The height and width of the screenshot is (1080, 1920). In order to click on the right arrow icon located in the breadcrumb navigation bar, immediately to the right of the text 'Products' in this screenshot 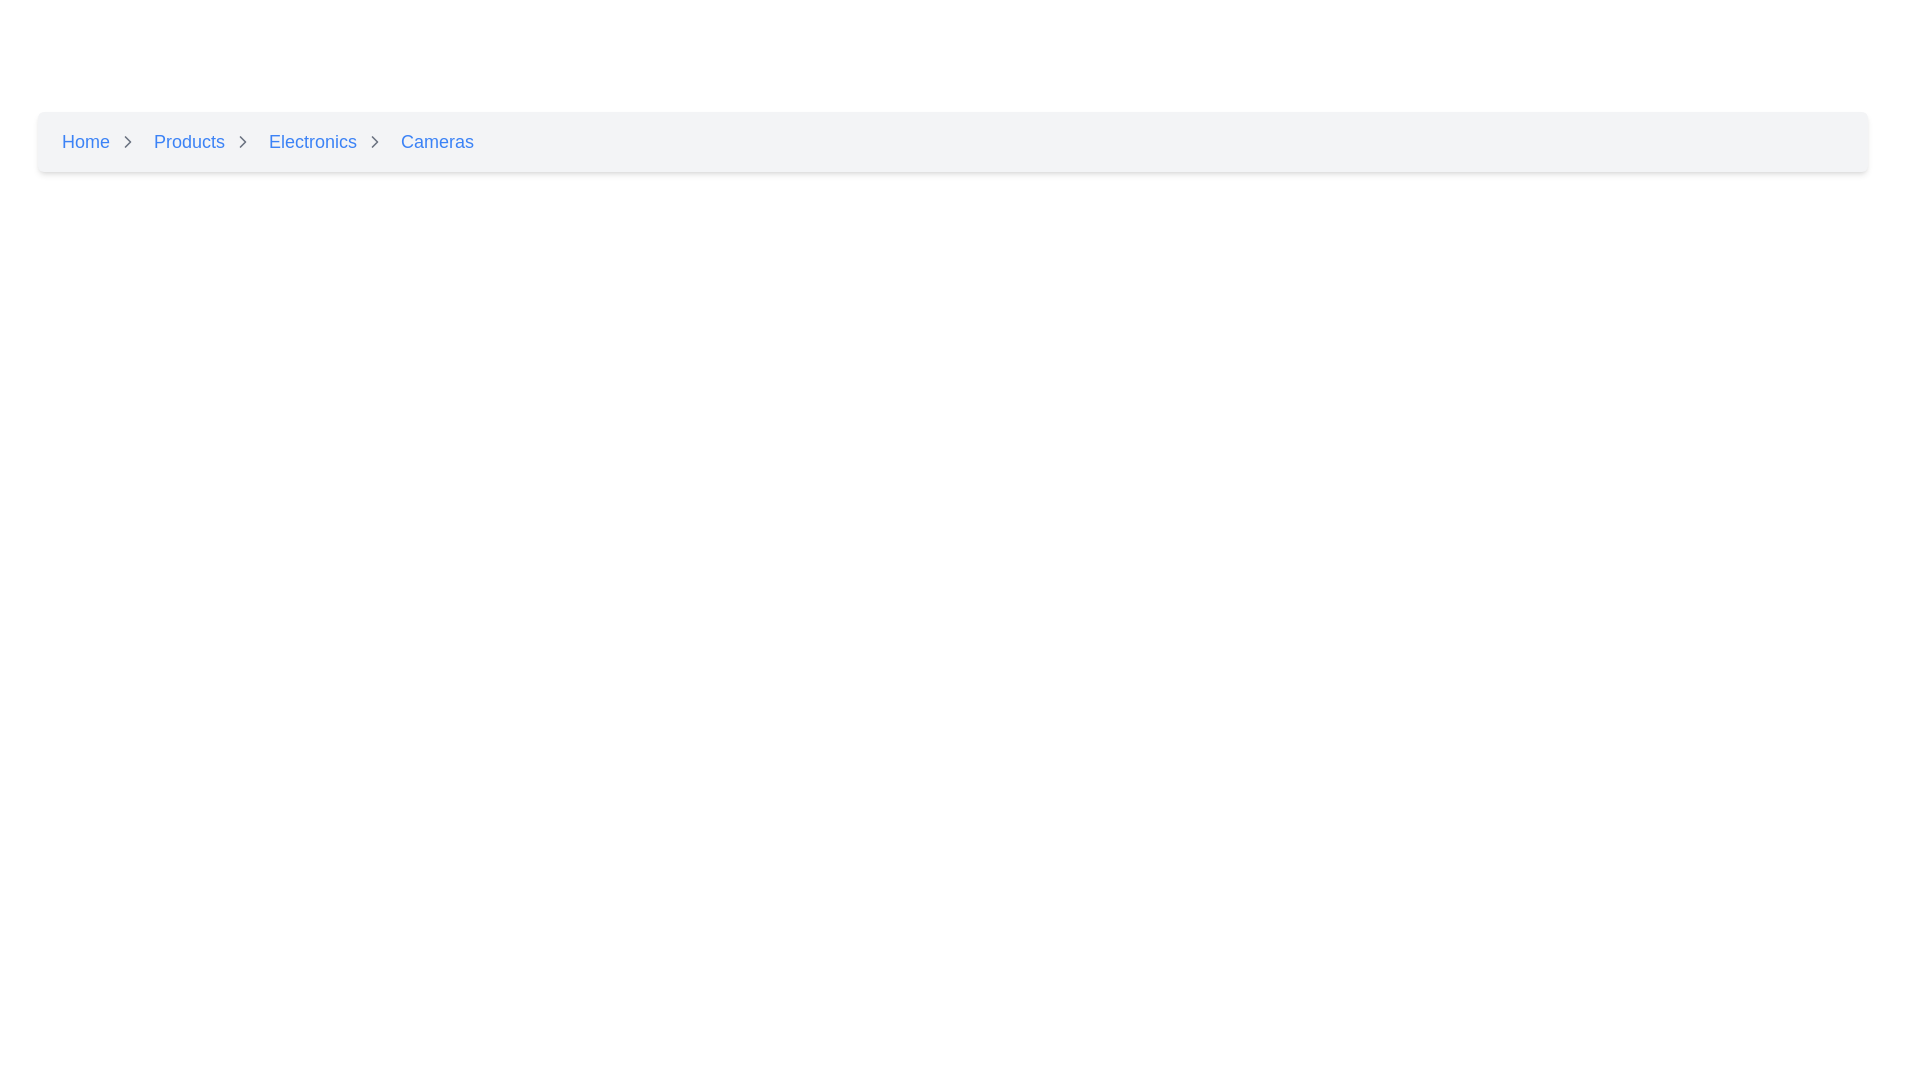, I will do `click(242, 141)`.